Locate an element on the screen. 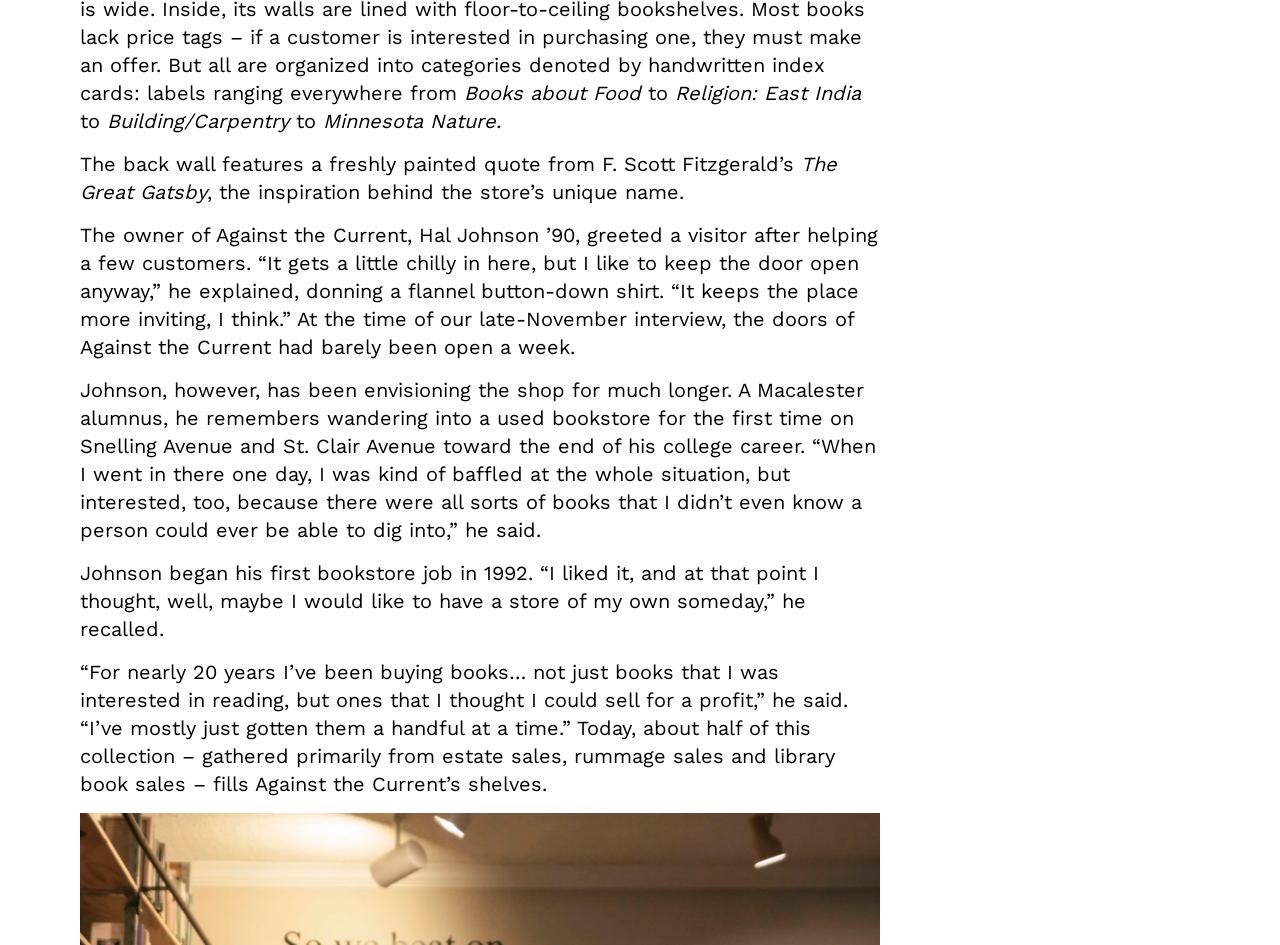  'Minnesota Nature.' is located at coordinates (322, 119).